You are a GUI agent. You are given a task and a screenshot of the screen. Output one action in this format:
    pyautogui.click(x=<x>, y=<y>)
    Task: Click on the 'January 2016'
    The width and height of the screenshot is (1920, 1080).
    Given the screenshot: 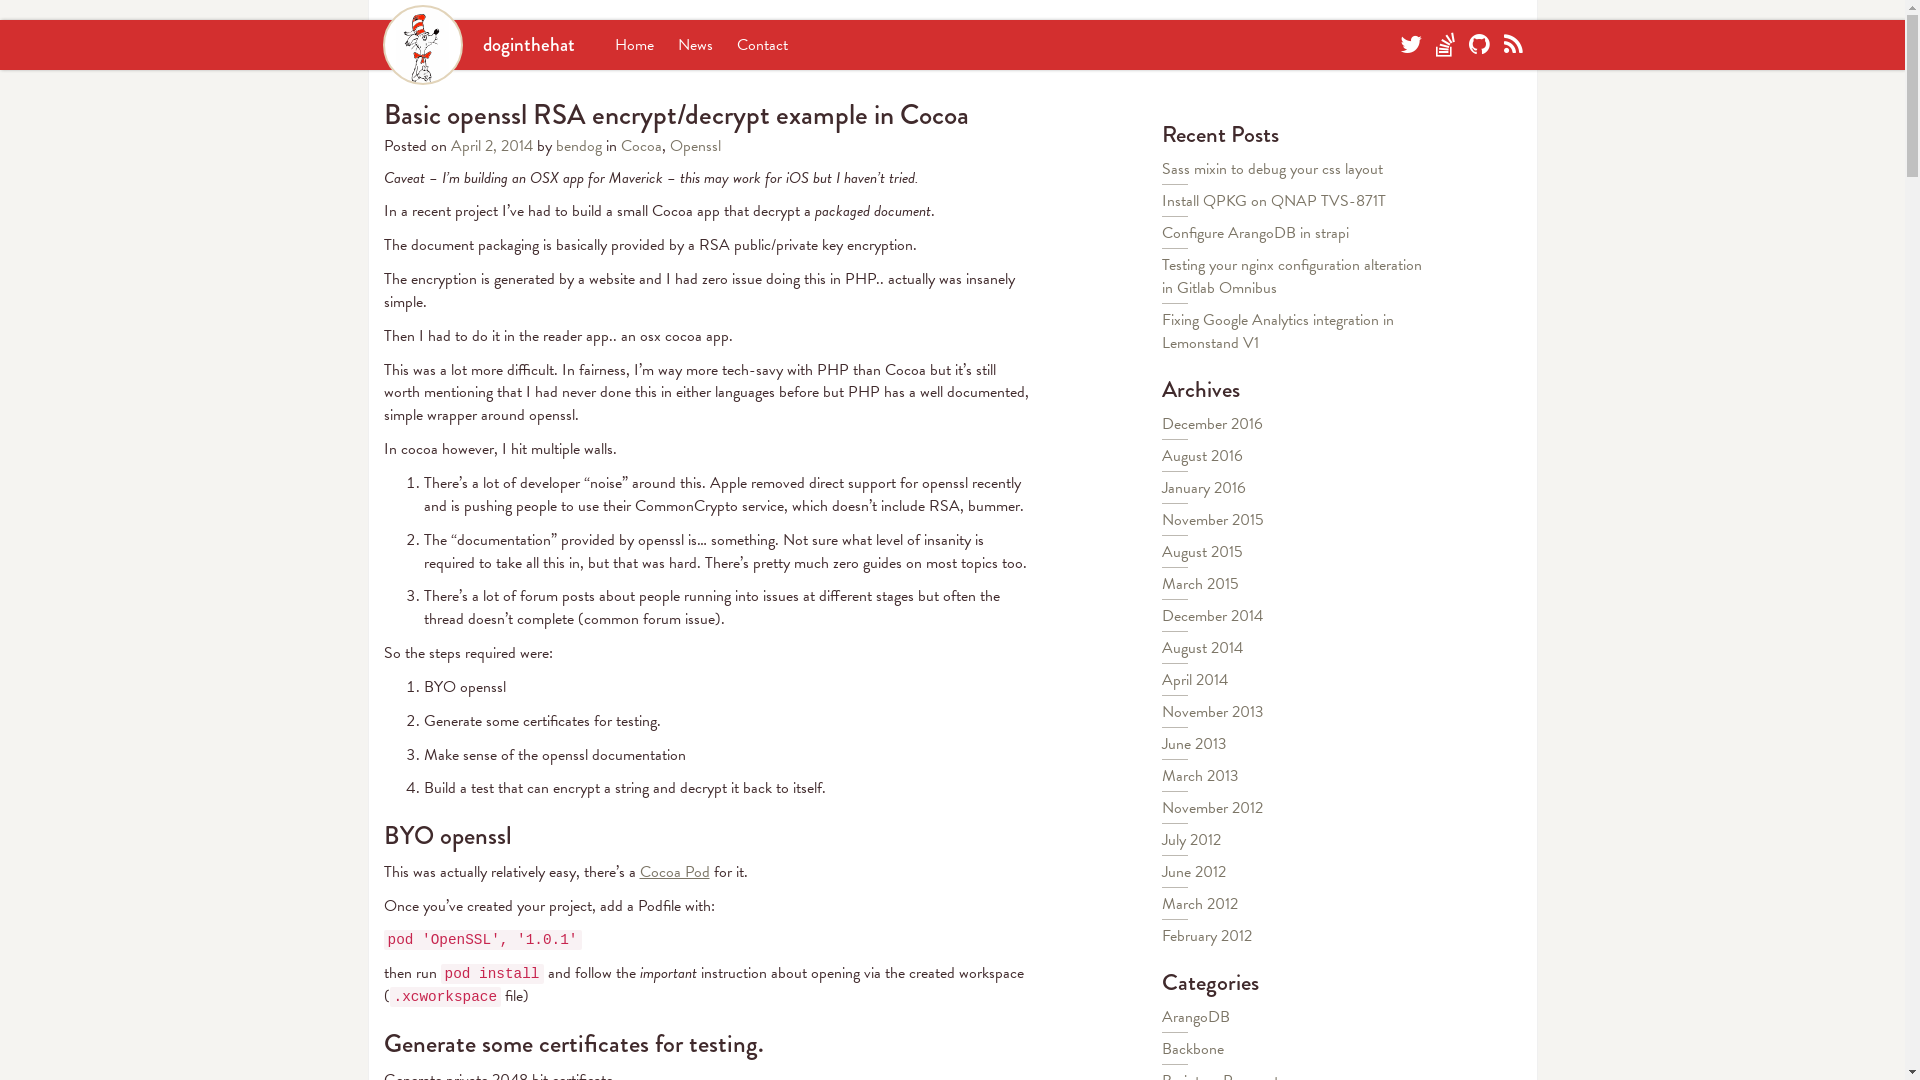 What is the action you would take?
    pyautogui.click(x=1161, y=488)
    